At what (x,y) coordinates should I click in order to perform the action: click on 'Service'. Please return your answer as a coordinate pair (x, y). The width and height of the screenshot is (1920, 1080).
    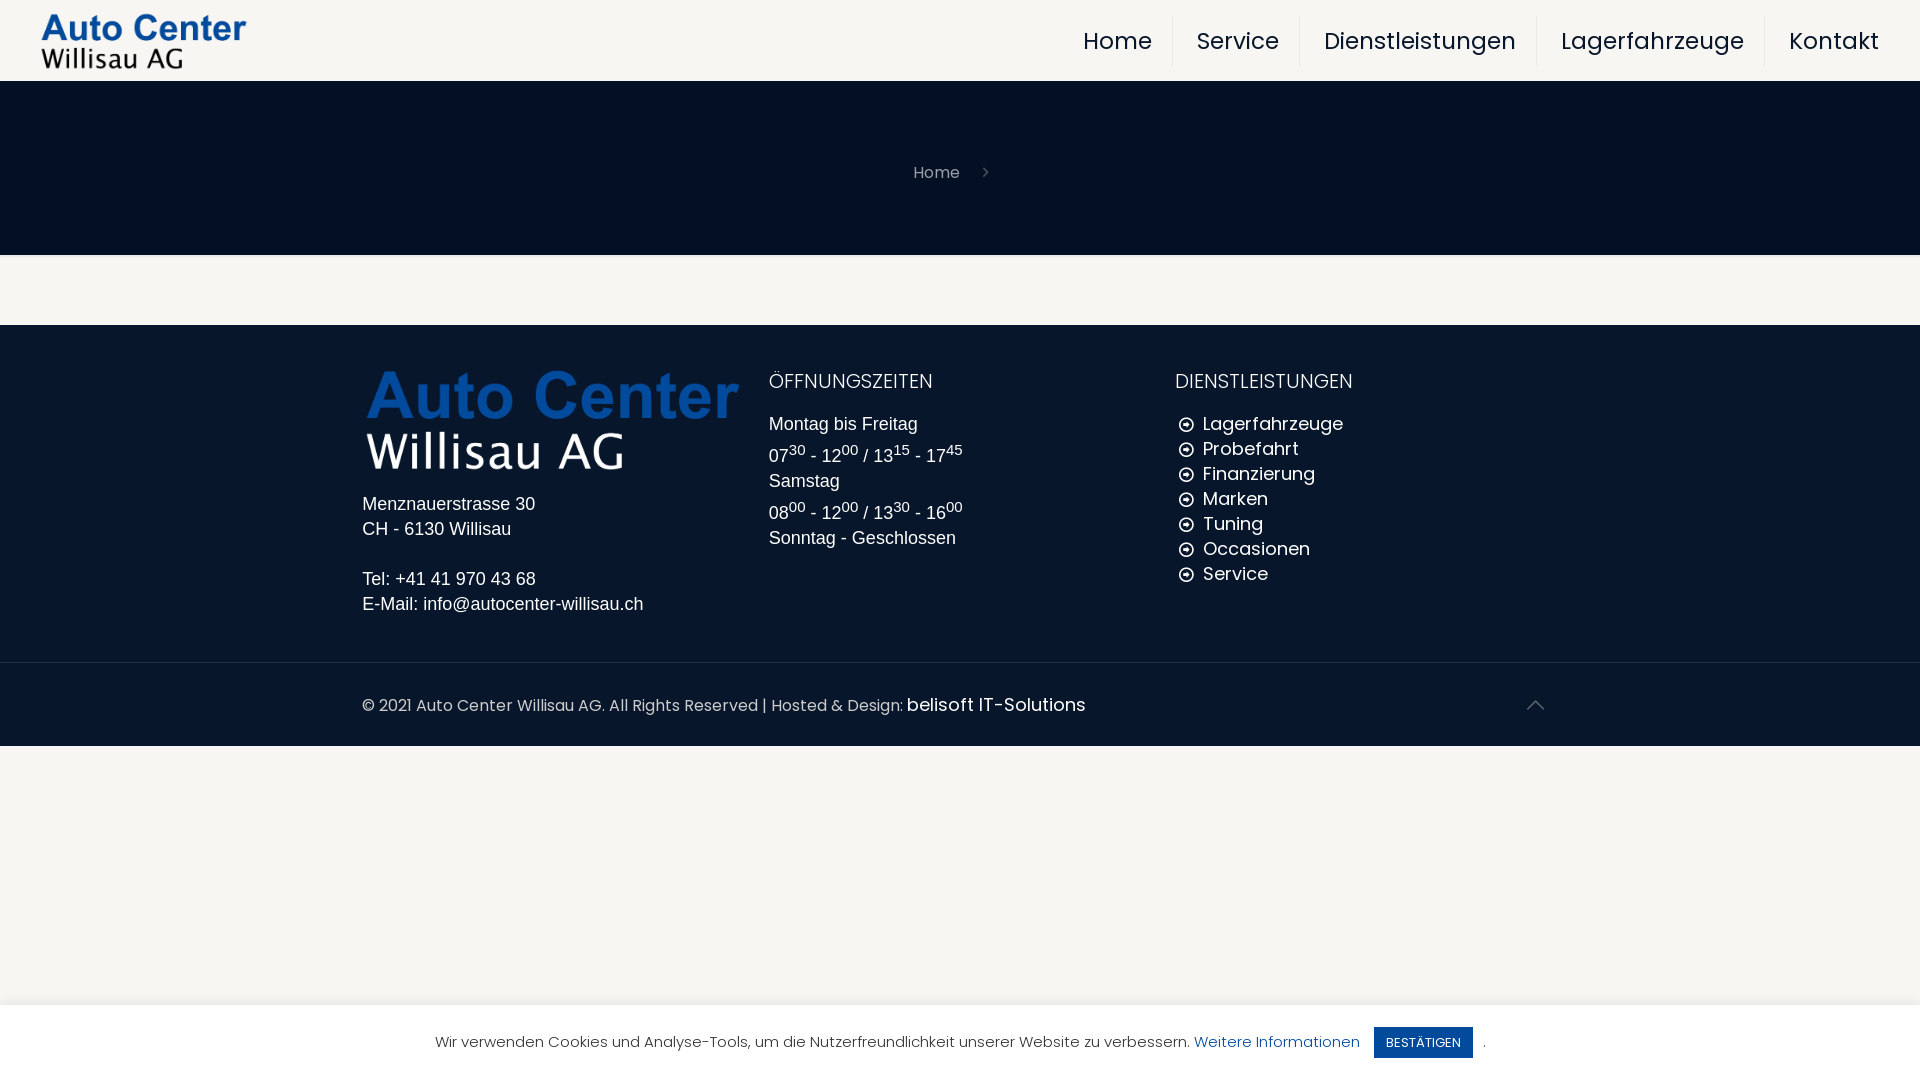
    Looking at the image, I should click on (1237, 41).